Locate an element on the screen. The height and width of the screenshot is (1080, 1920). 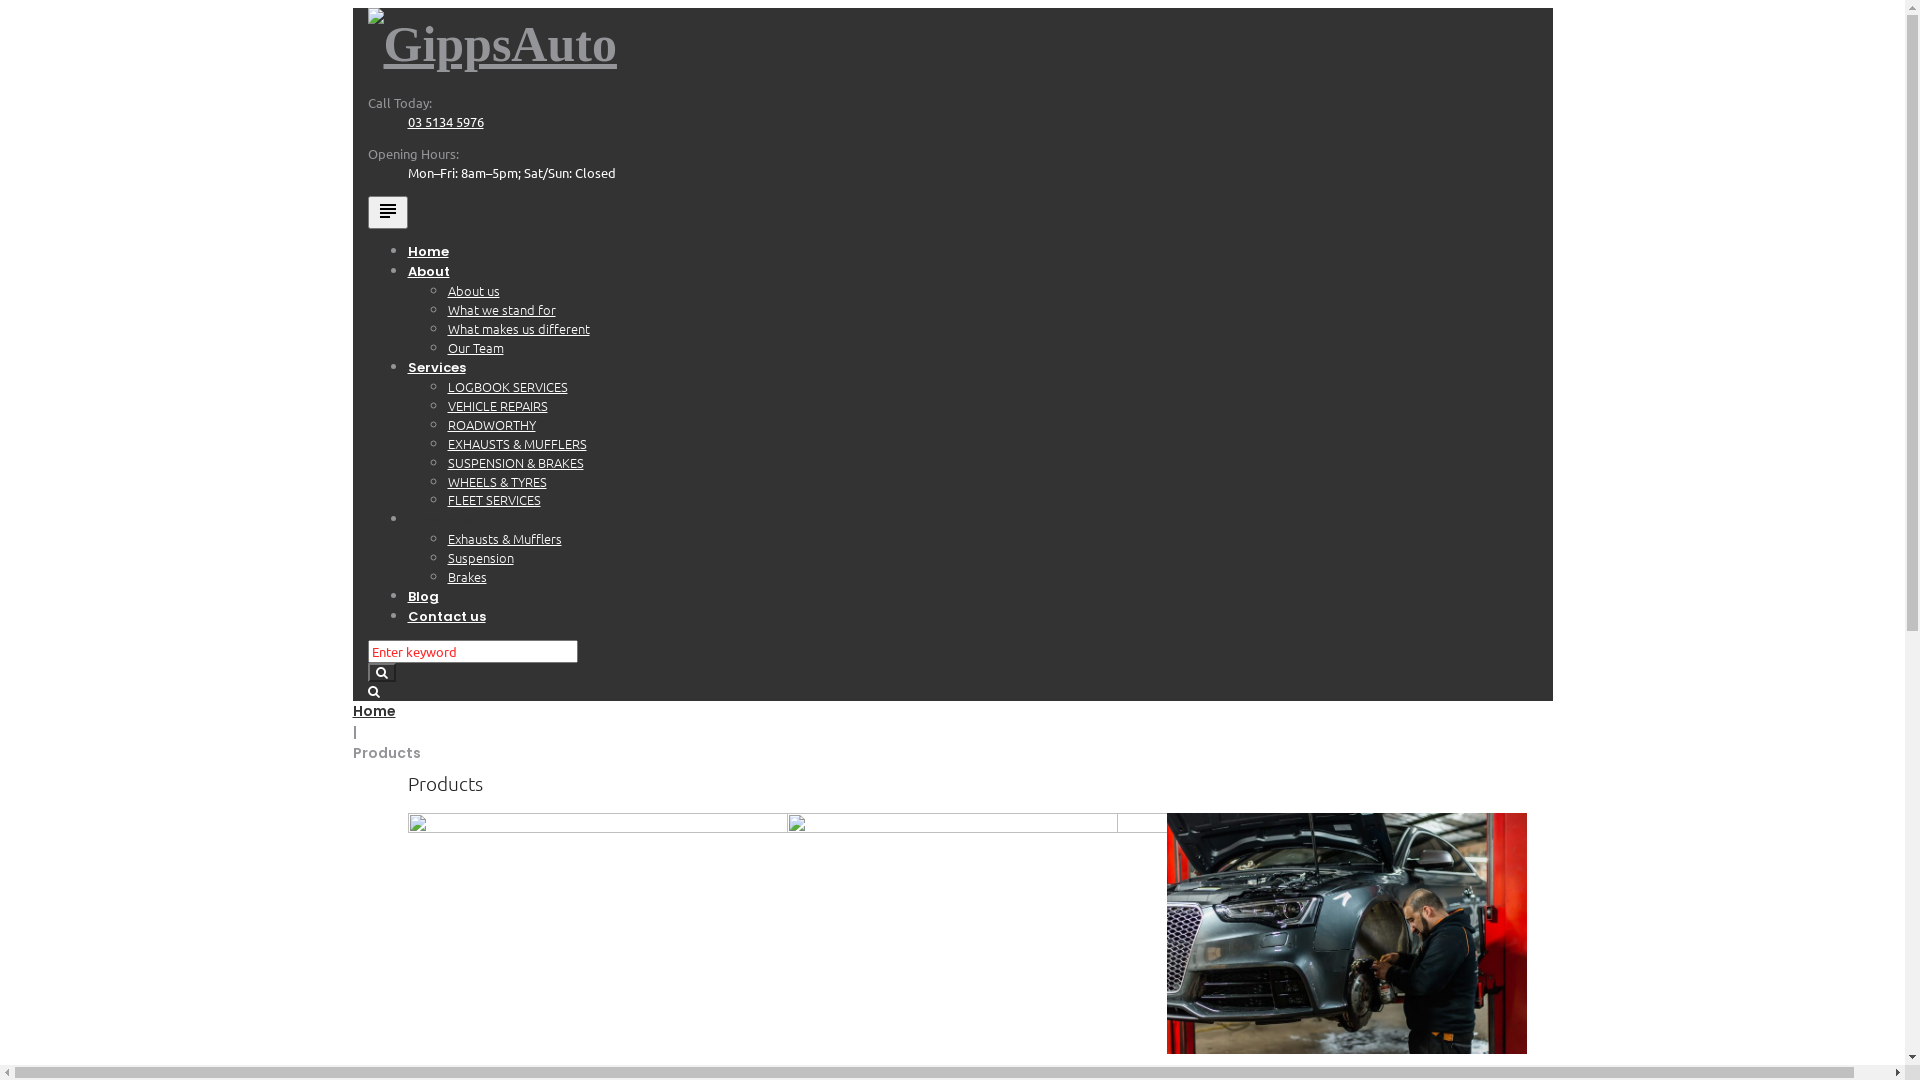
'ROADWORTHY' is located at coordinates (491, 423).